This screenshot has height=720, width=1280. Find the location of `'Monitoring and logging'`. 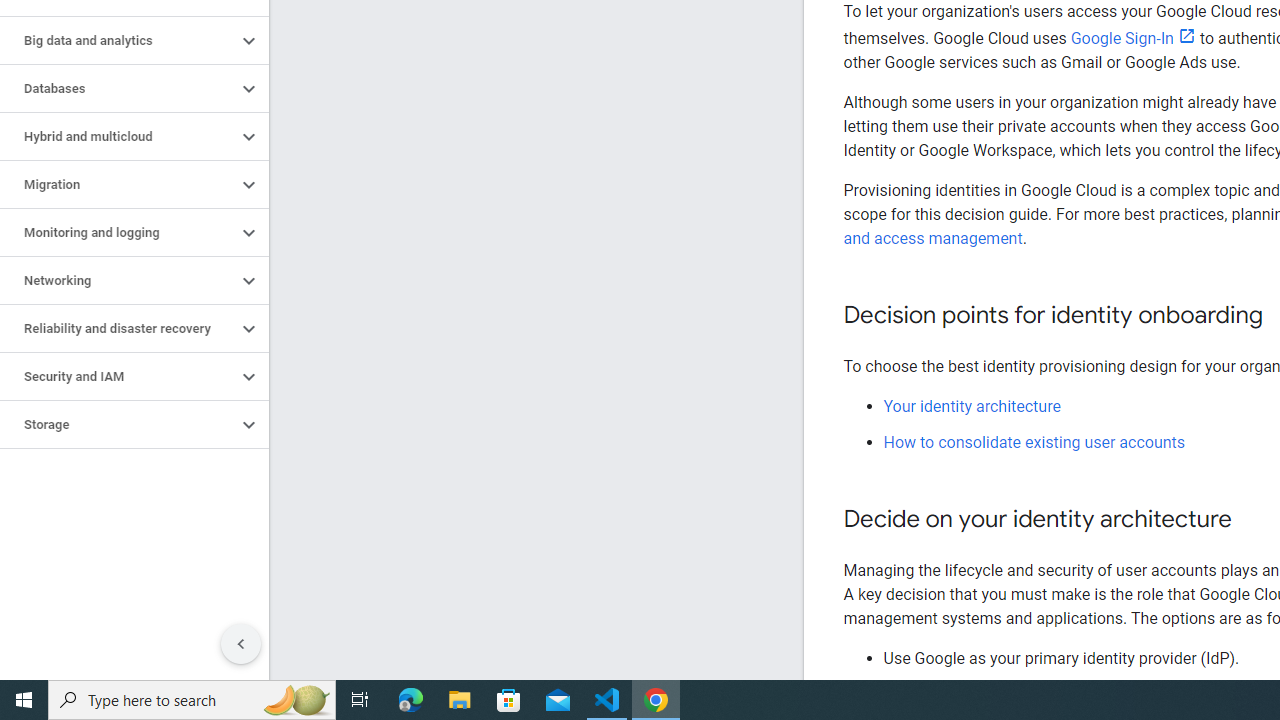

'Monitoring and logging' is located at coordinates (117, 231).